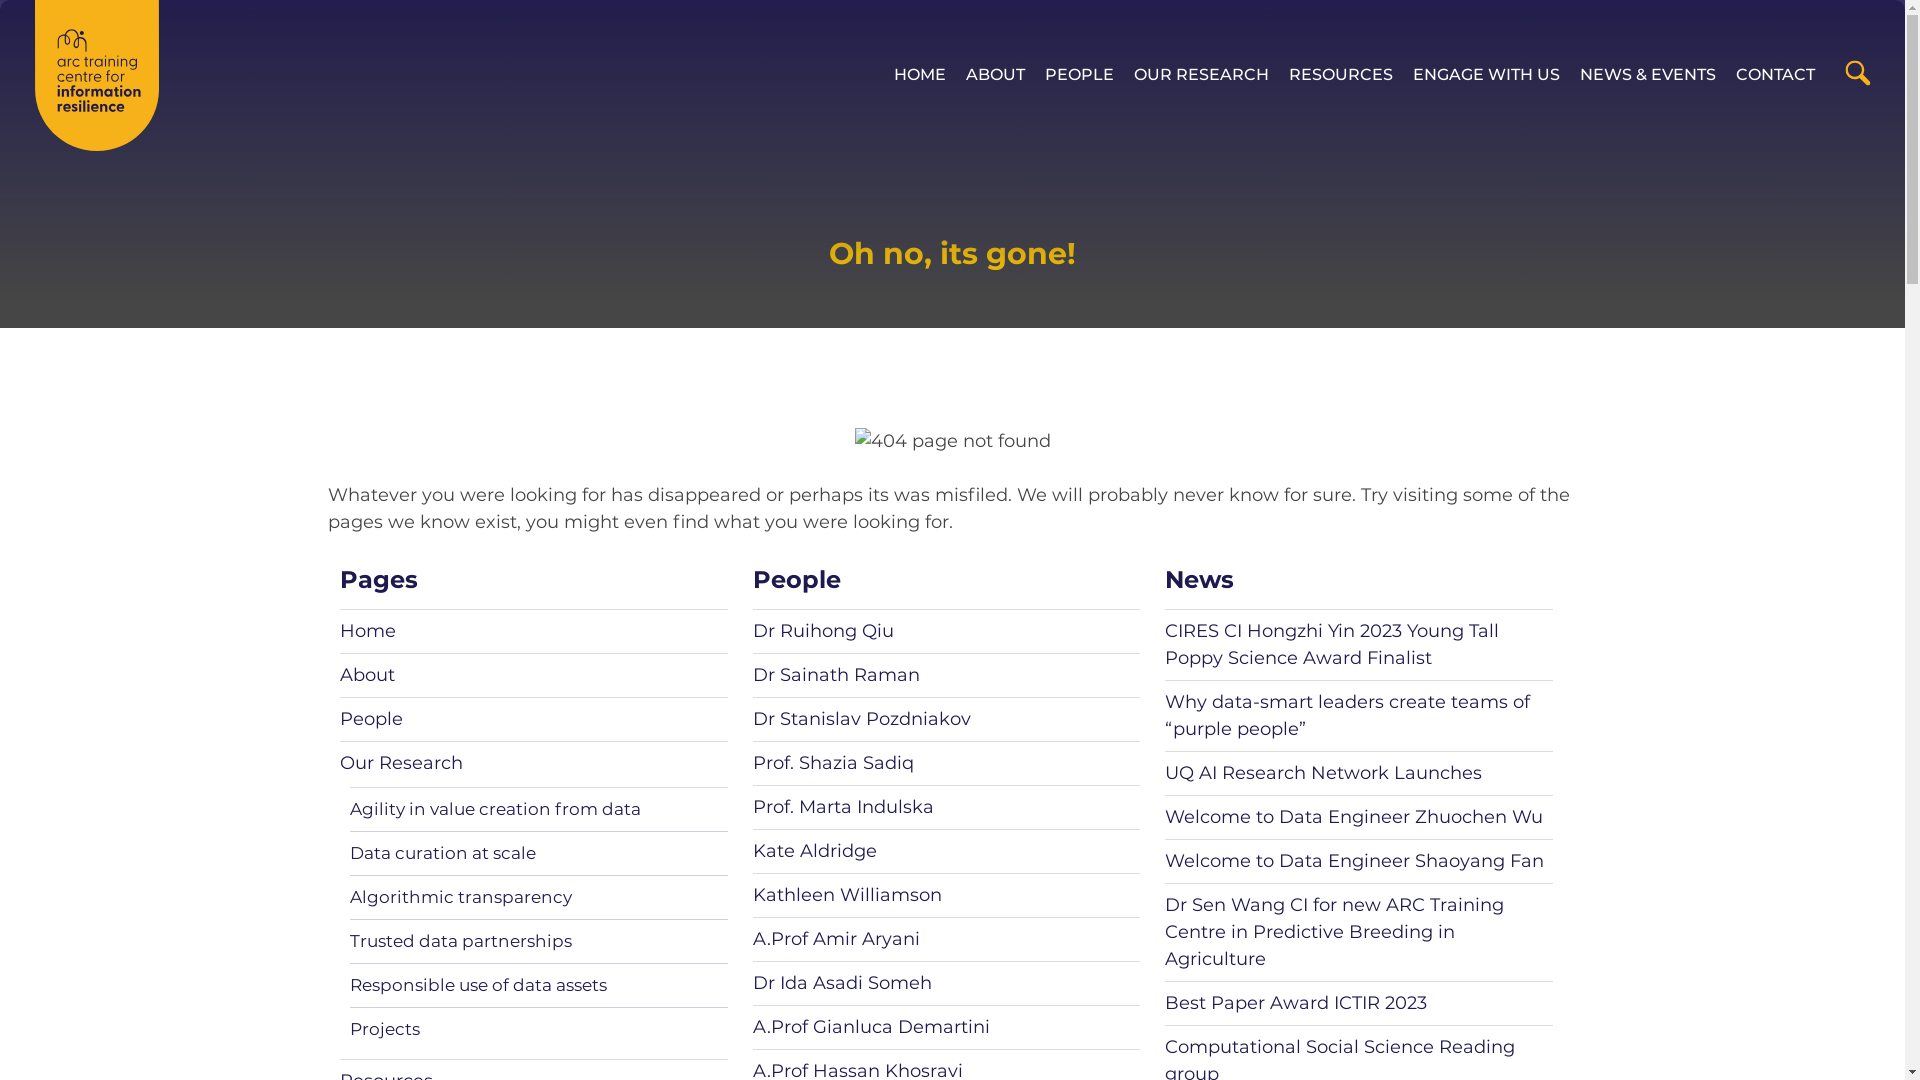 The image size is (1920, 1080). Describe the element at coordinates (1133, 73) in the screenshot. I see `'OUR RESEARCH'` at that location.